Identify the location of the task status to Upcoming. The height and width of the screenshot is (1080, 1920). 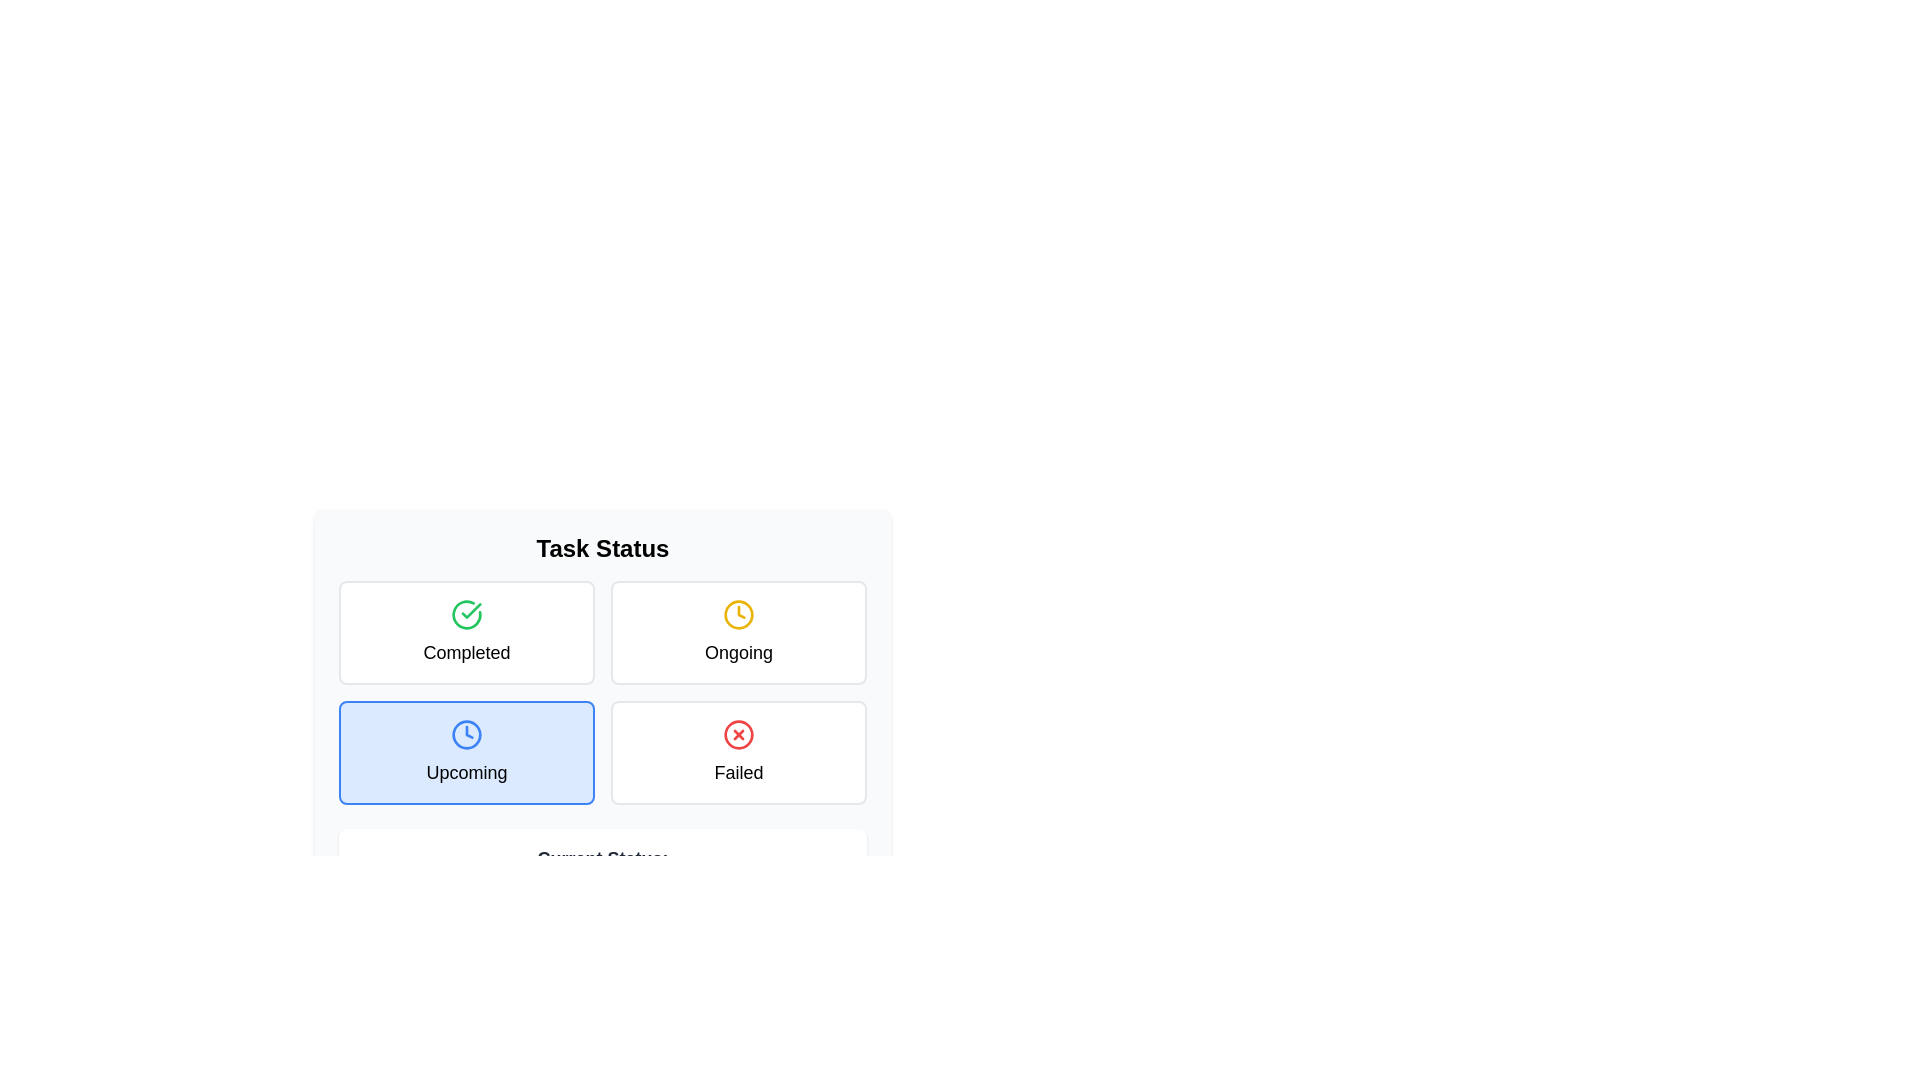
(465, 752).